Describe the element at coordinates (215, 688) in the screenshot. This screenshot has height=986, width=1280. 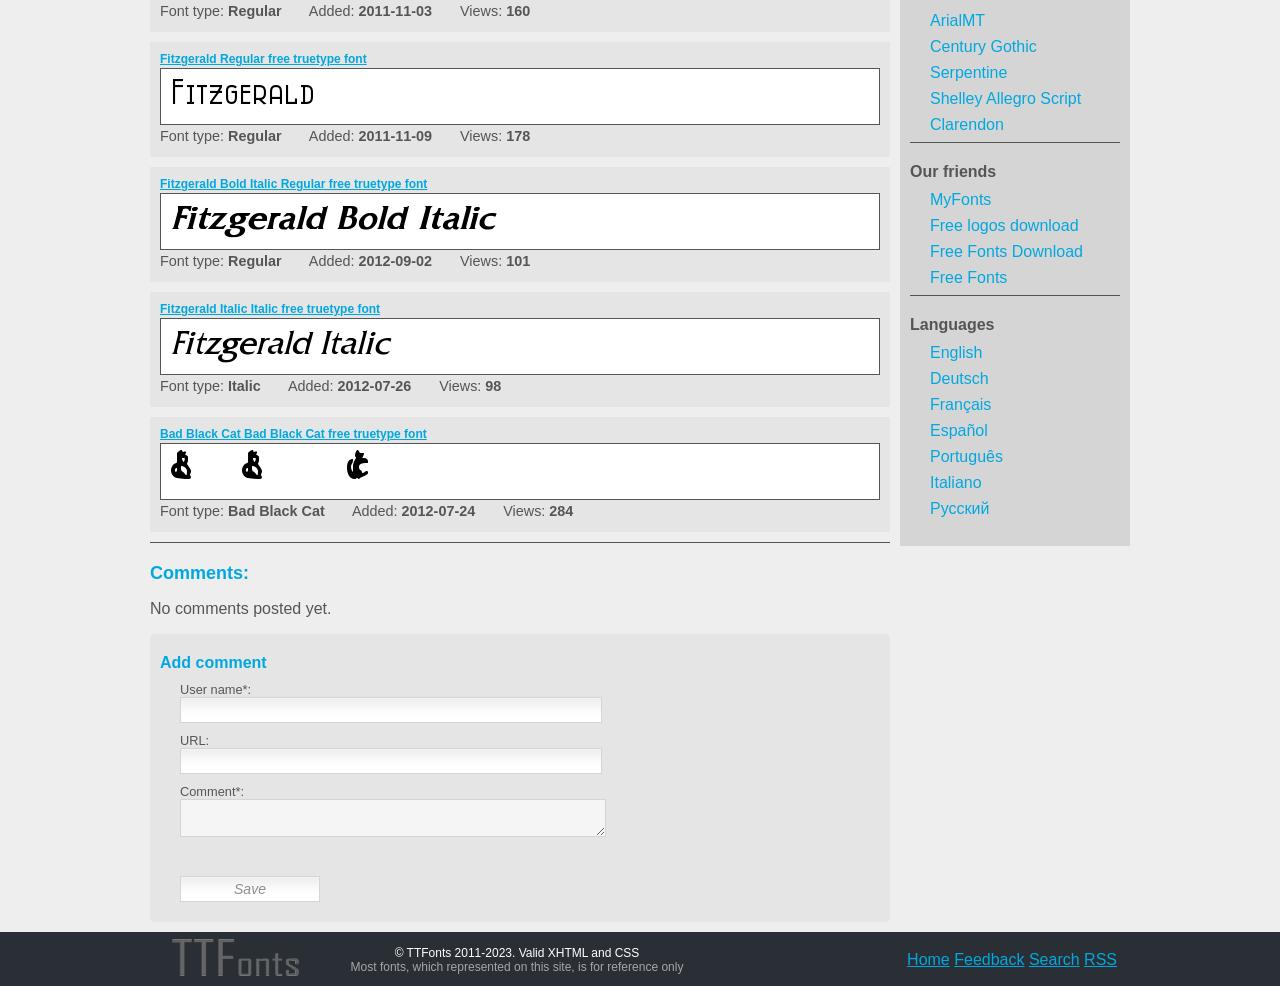
I see `'User name*:'` at that location.